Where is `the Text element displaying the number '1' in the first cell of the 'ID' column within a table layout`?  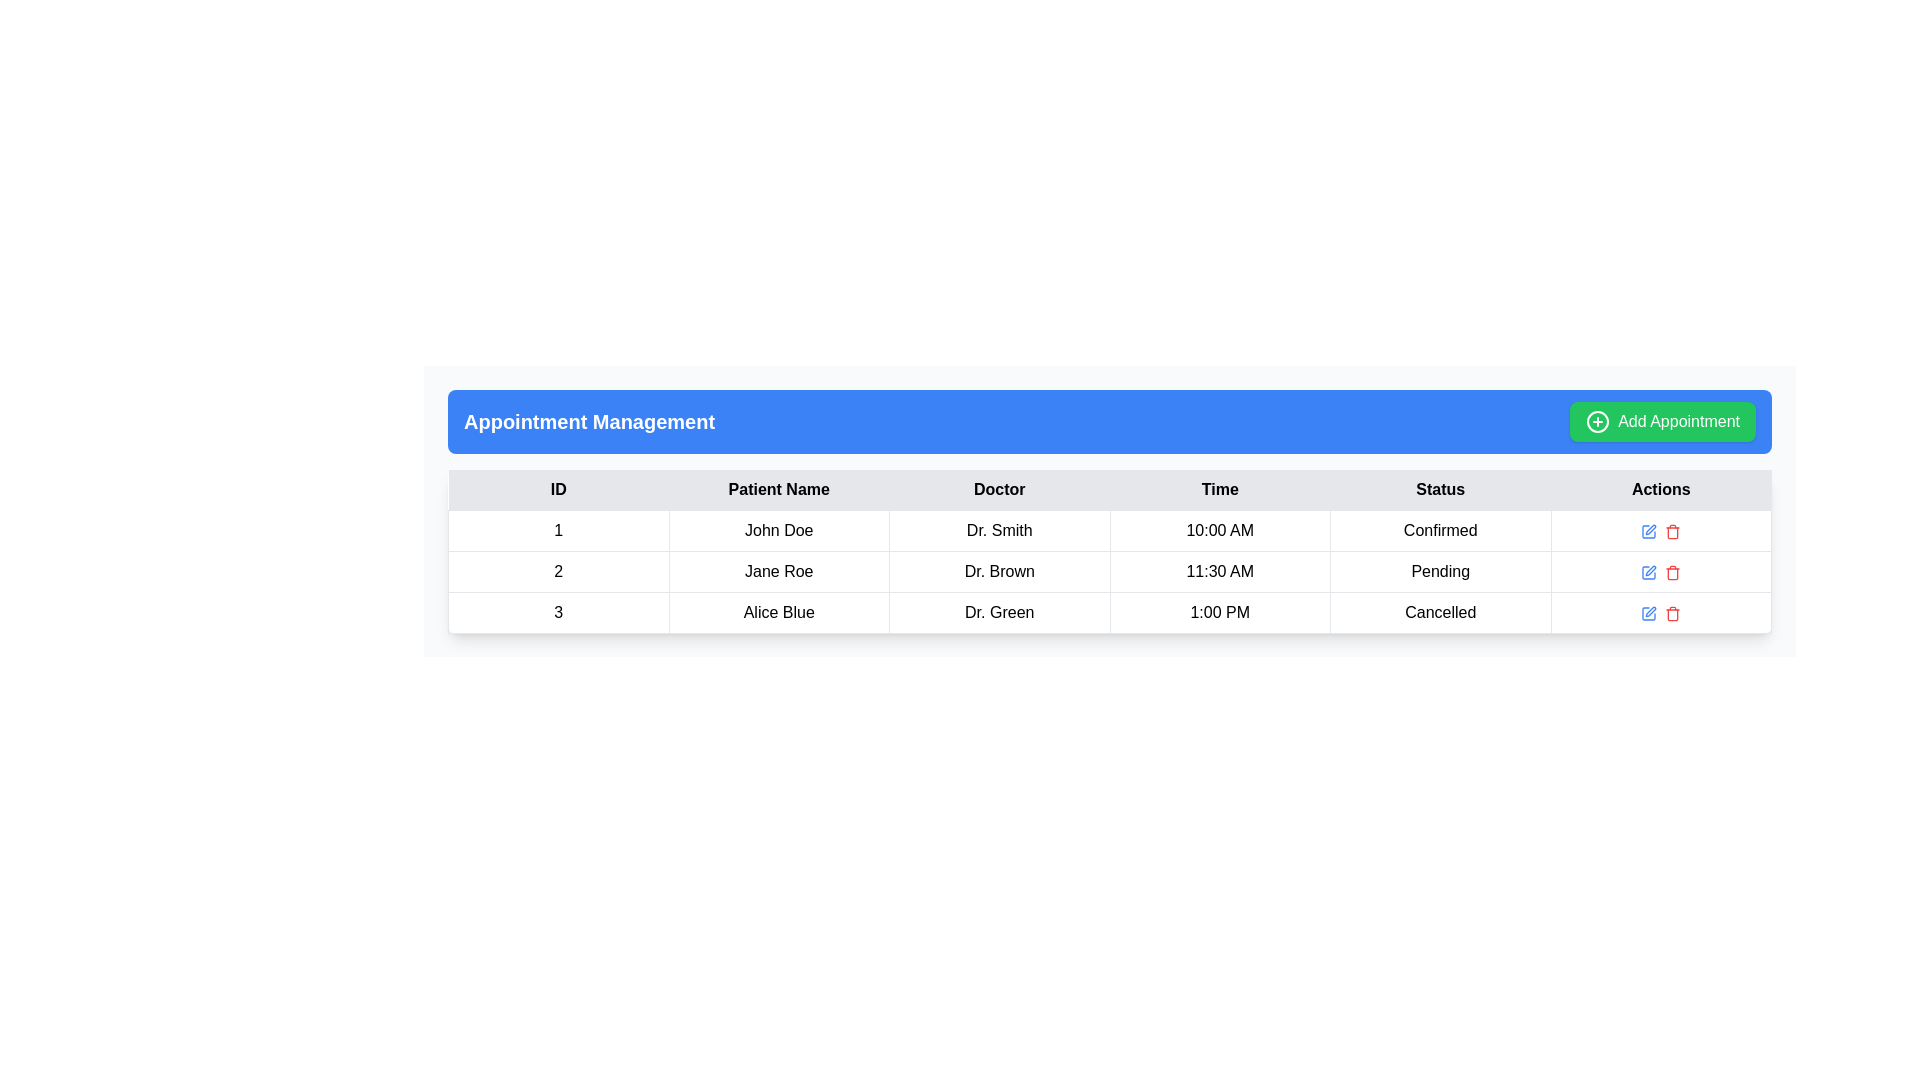
the Text element displaying the number '1' in the first cell of the 'ID' column within a table layout is located at coordinates (558, 530).